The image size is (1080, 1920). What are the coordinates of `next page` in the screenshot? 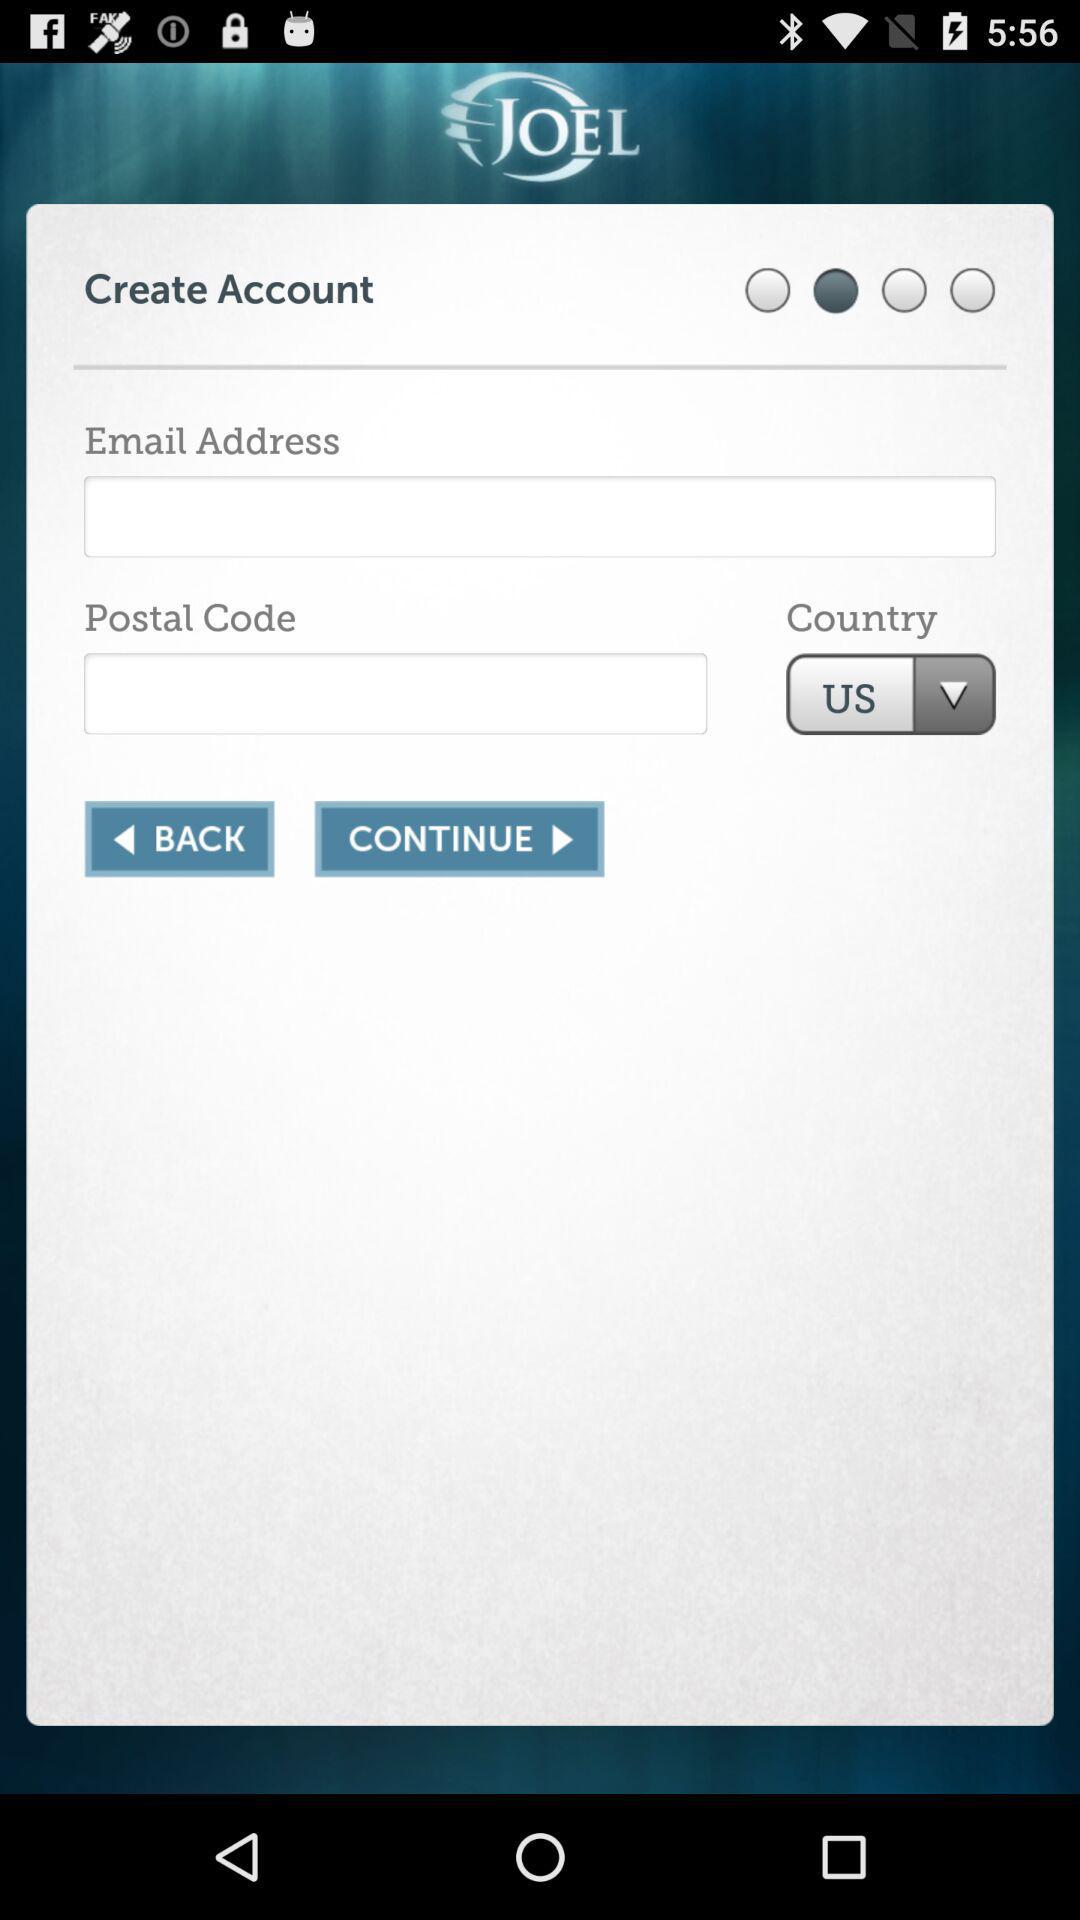 It's located at (459, 839).